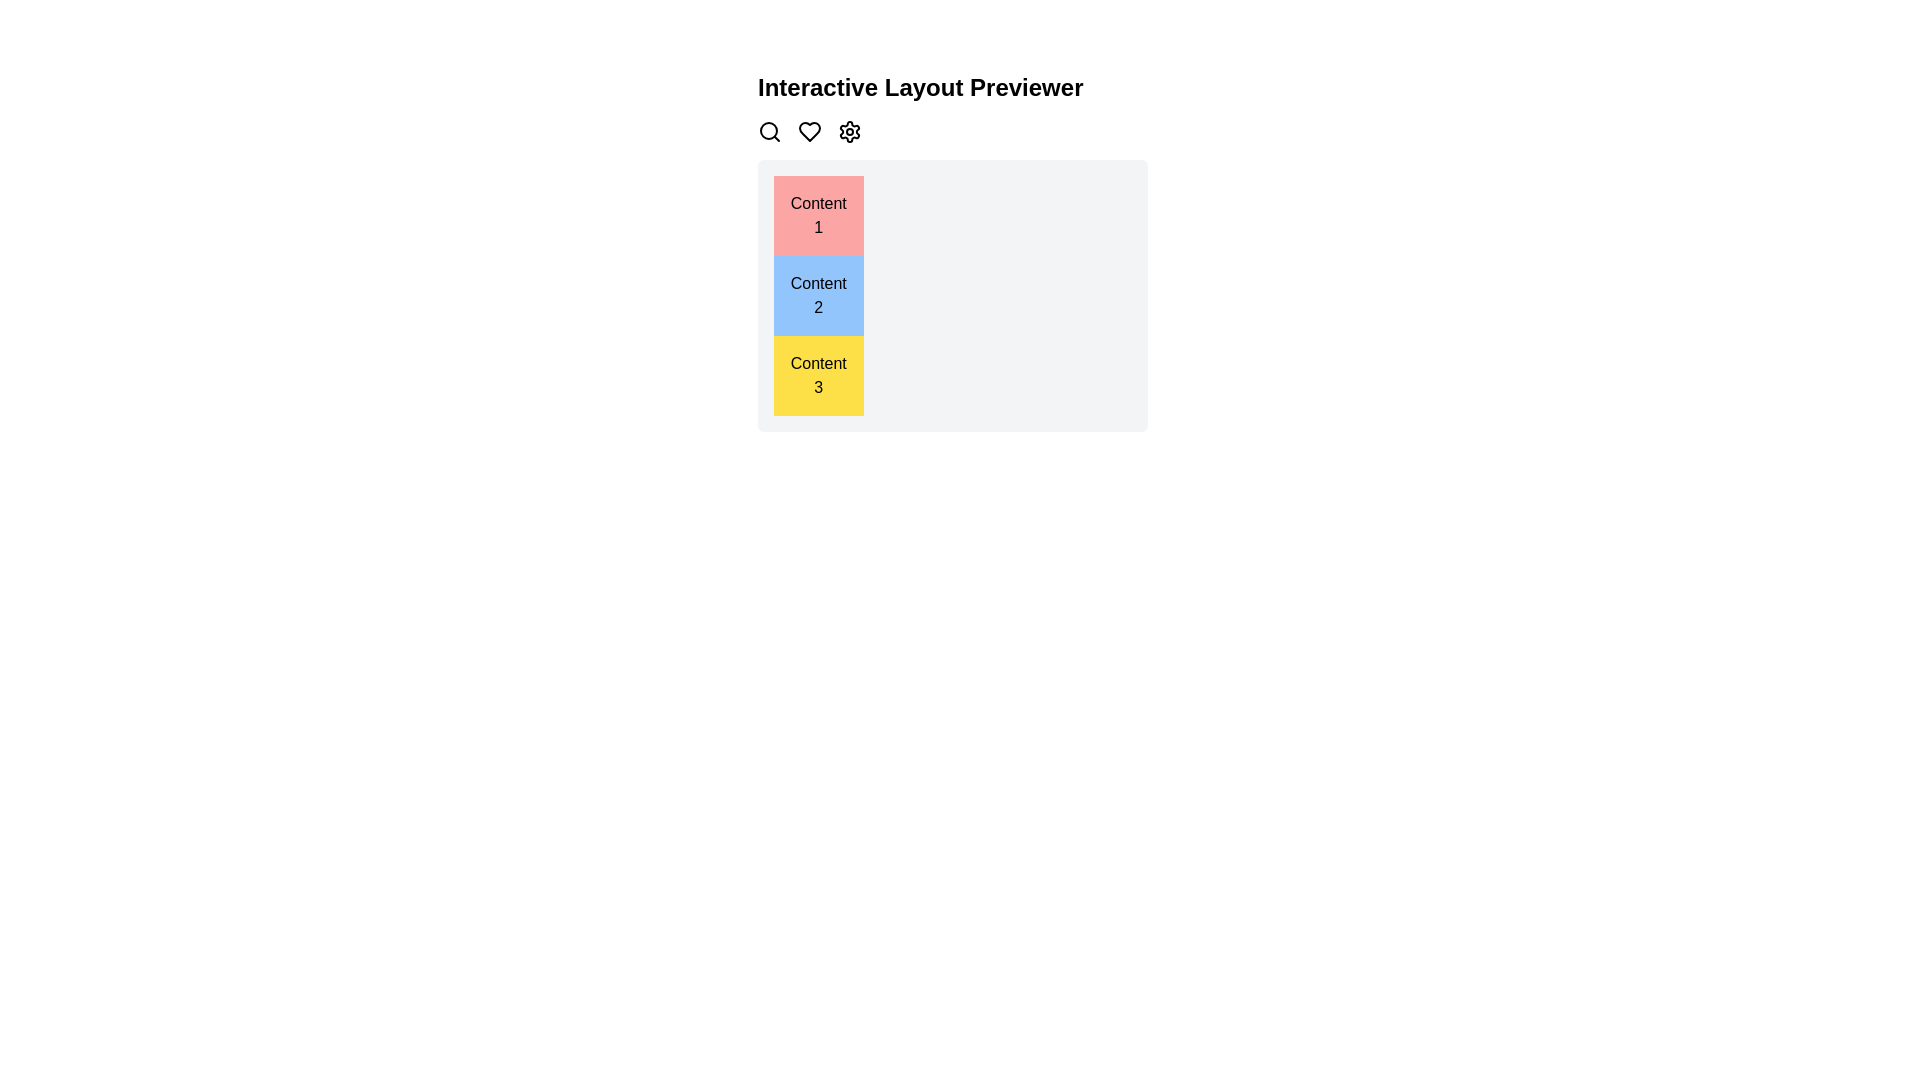 This screenshot has width=1920, height=1080. I want to click on the small circular decorative component that is part of the magnifying glass icon located at the top left of the interface, so click(767, 131).